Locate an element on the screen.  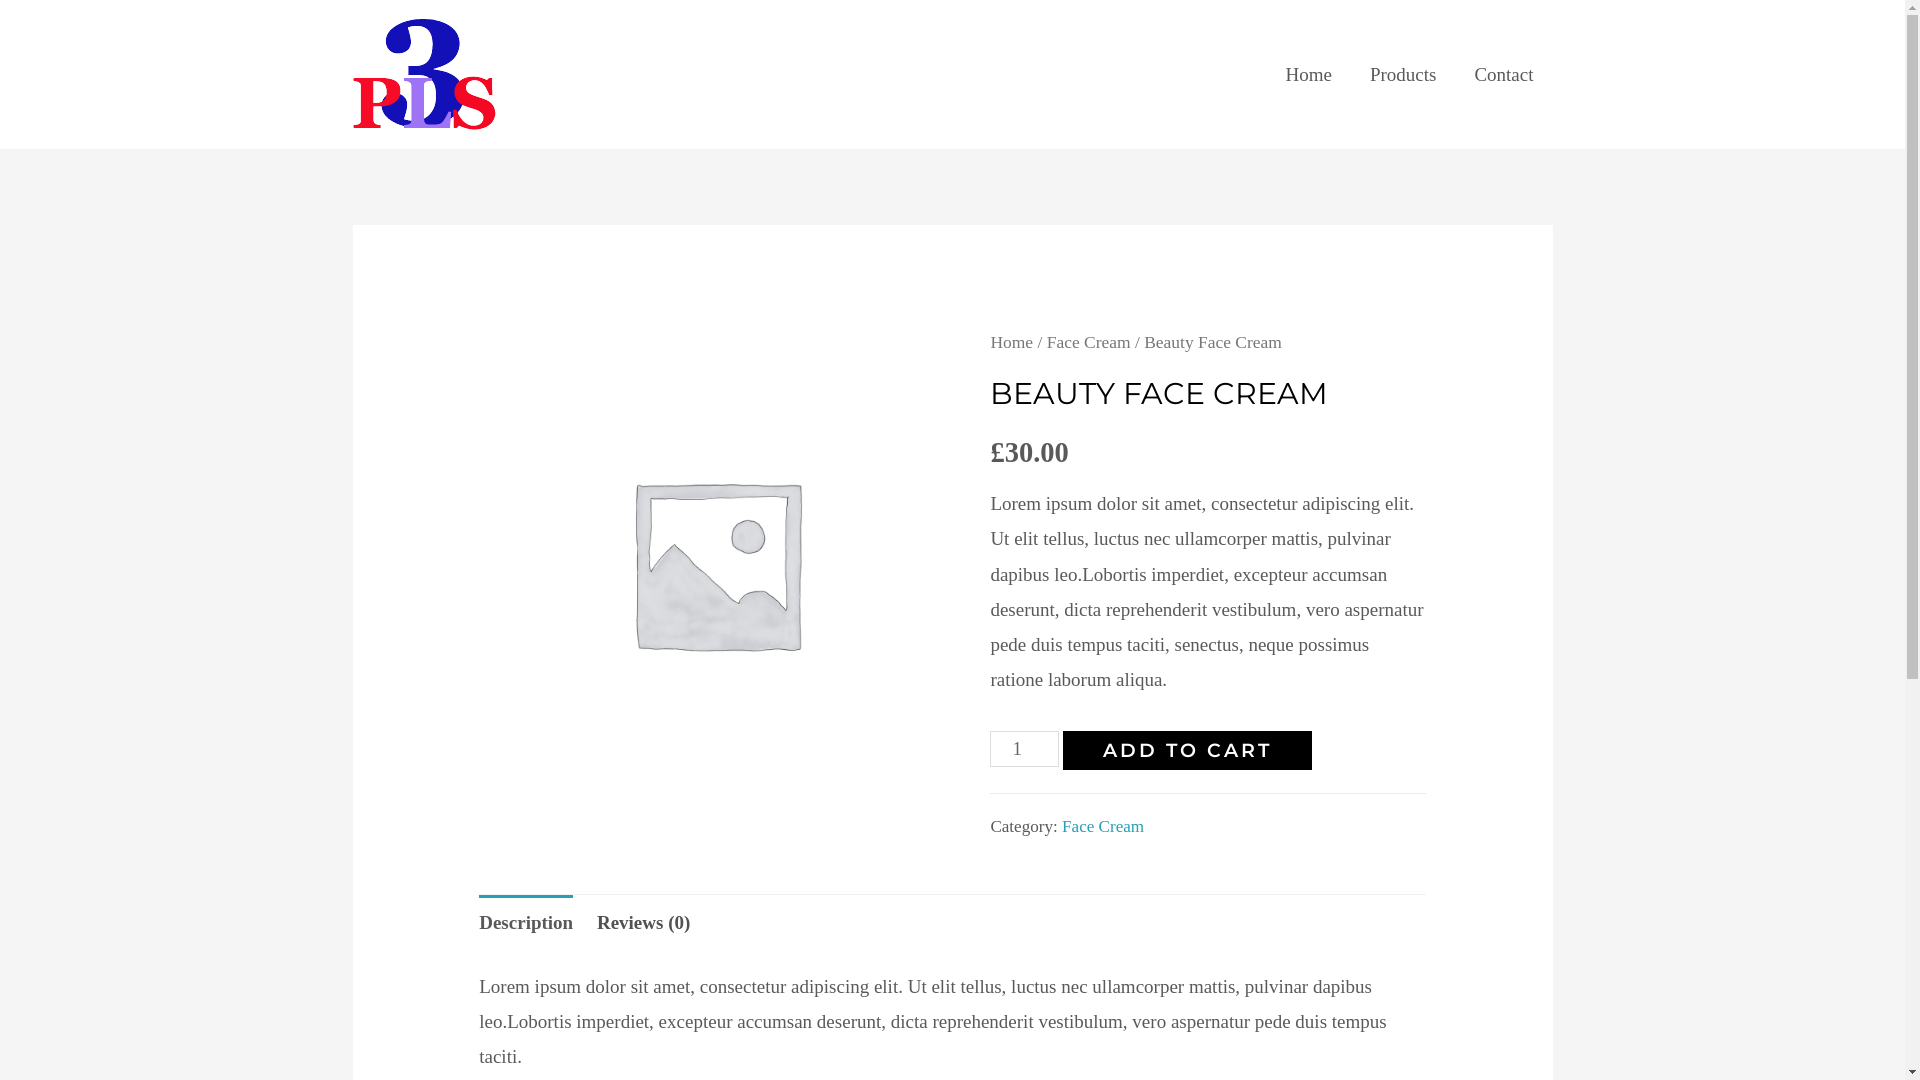
'Home' is located at coordinates (1011, 341).